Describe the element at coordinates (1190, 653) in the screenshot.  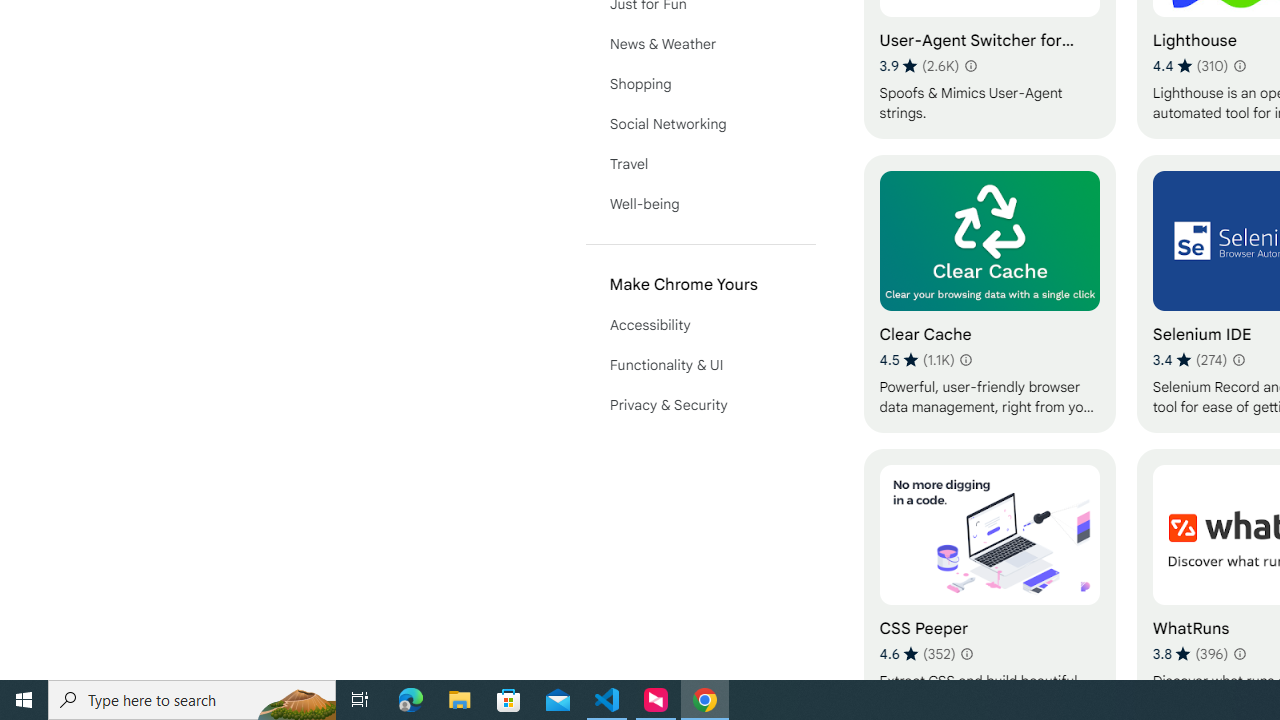
I see `'Average rating 3.8 out of 5 stars. 396 ratings.'` at that location.